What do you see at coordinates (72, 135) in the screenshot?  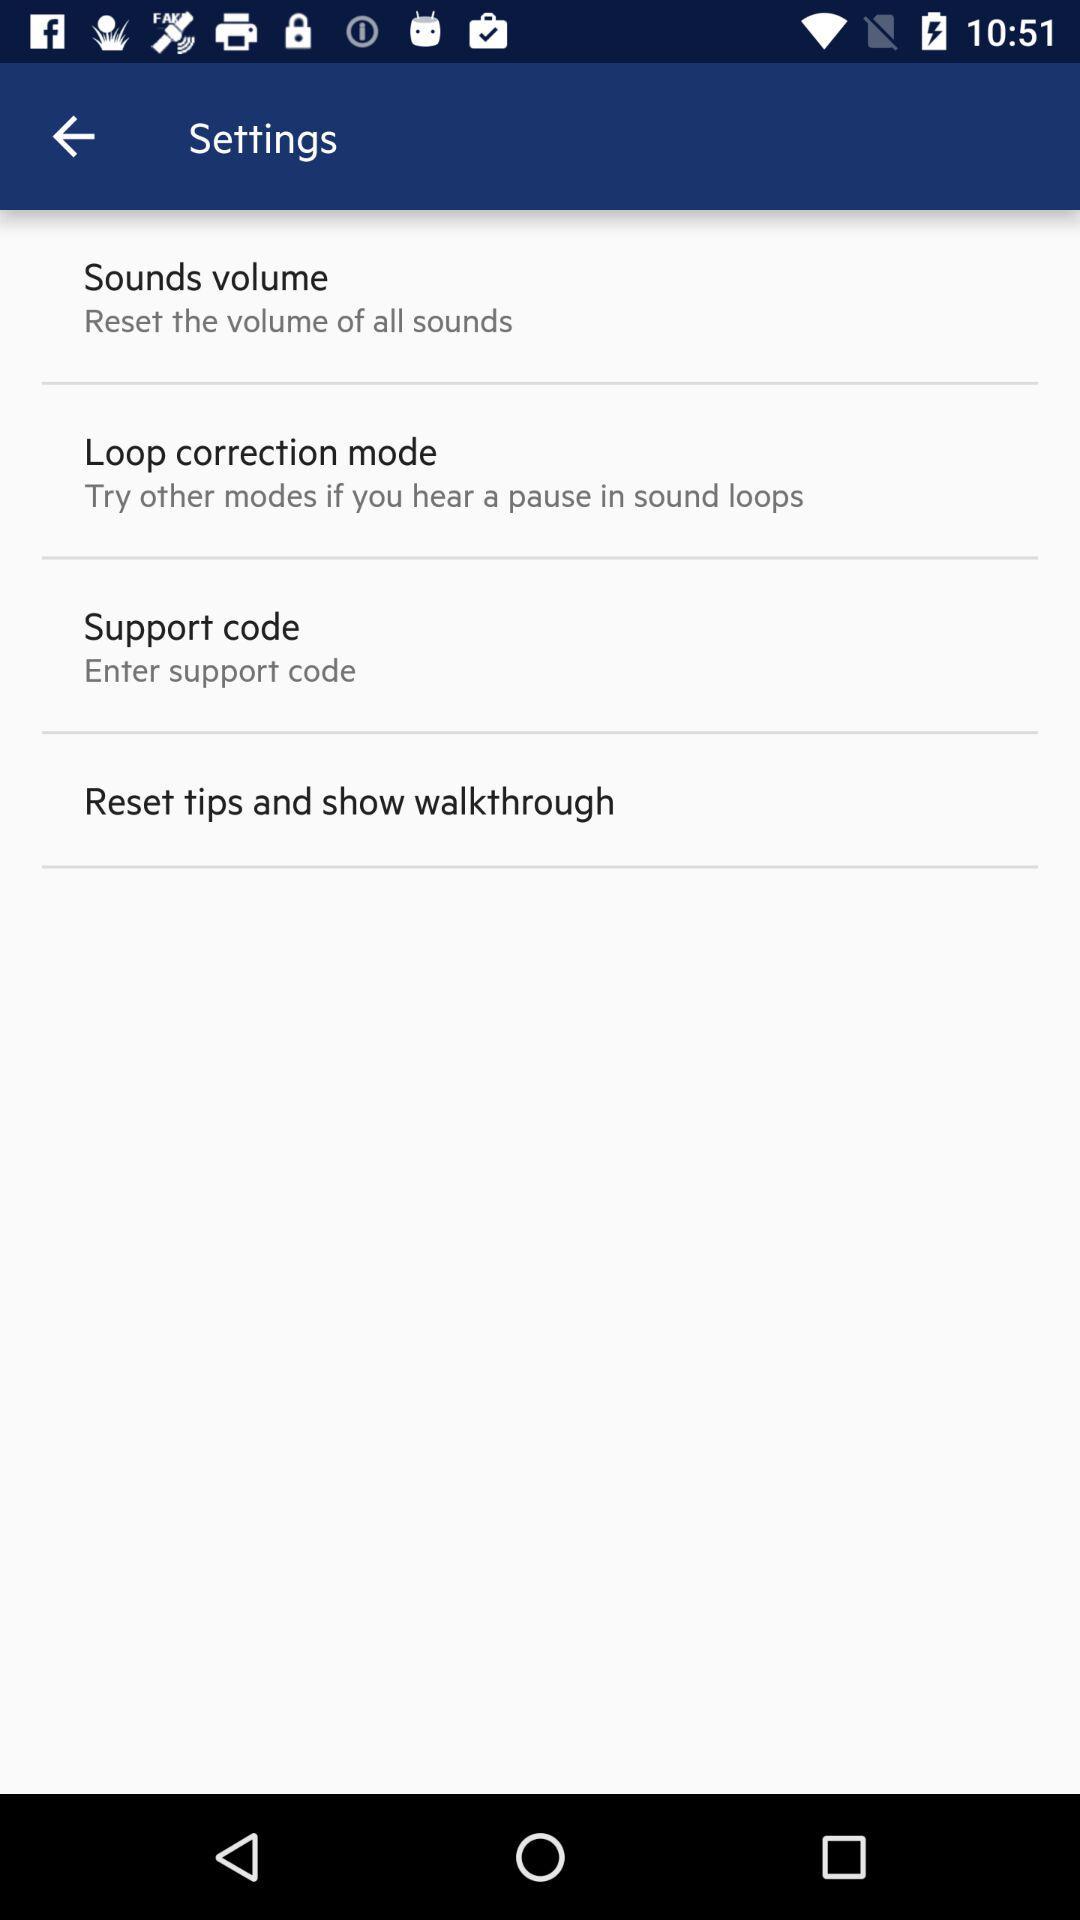 I see `the app next to settings item` at bounding box center [72, 135].